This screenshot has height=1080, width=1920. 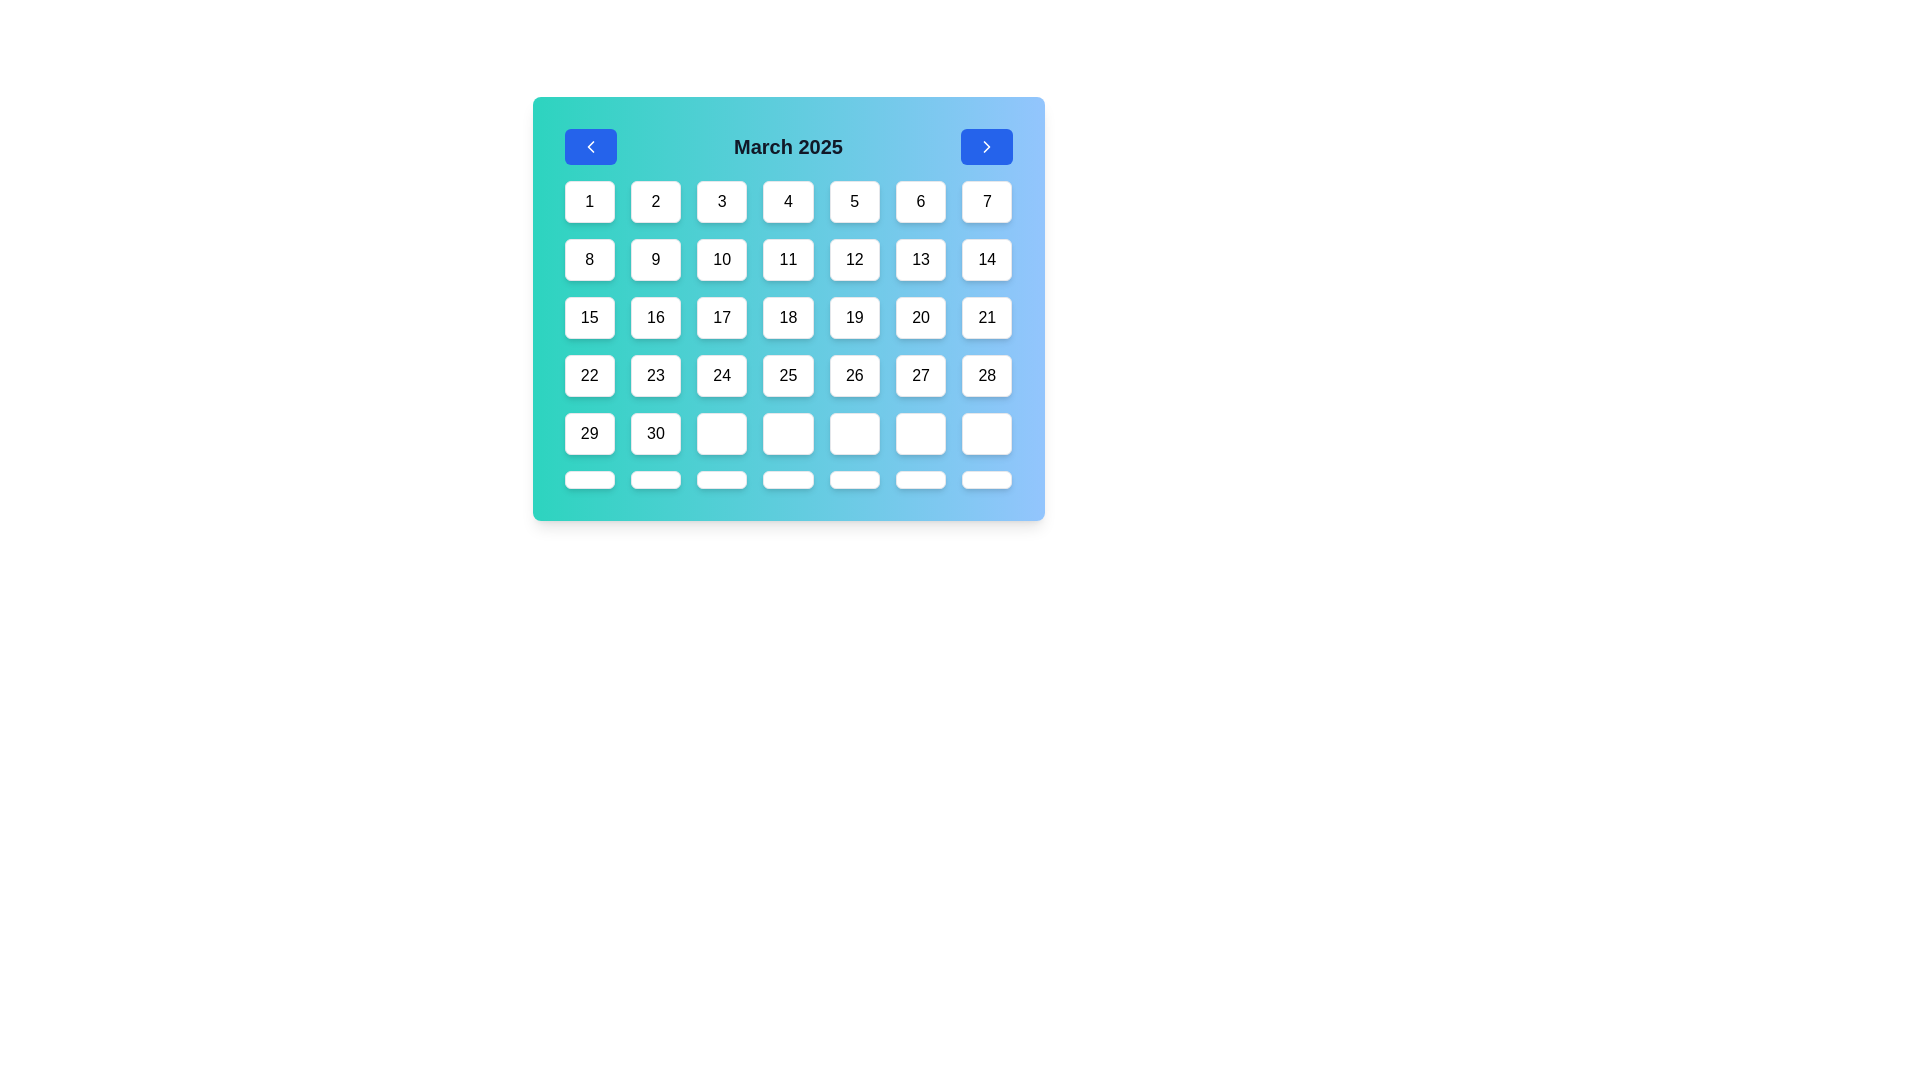 What do you see at coordinates (920, 375) in the screenshot?
I see `the small rectangular white button displaying the date '27', which is located in the fourth row and seventh column of the calendar grid` at bounding box center [920, 375].